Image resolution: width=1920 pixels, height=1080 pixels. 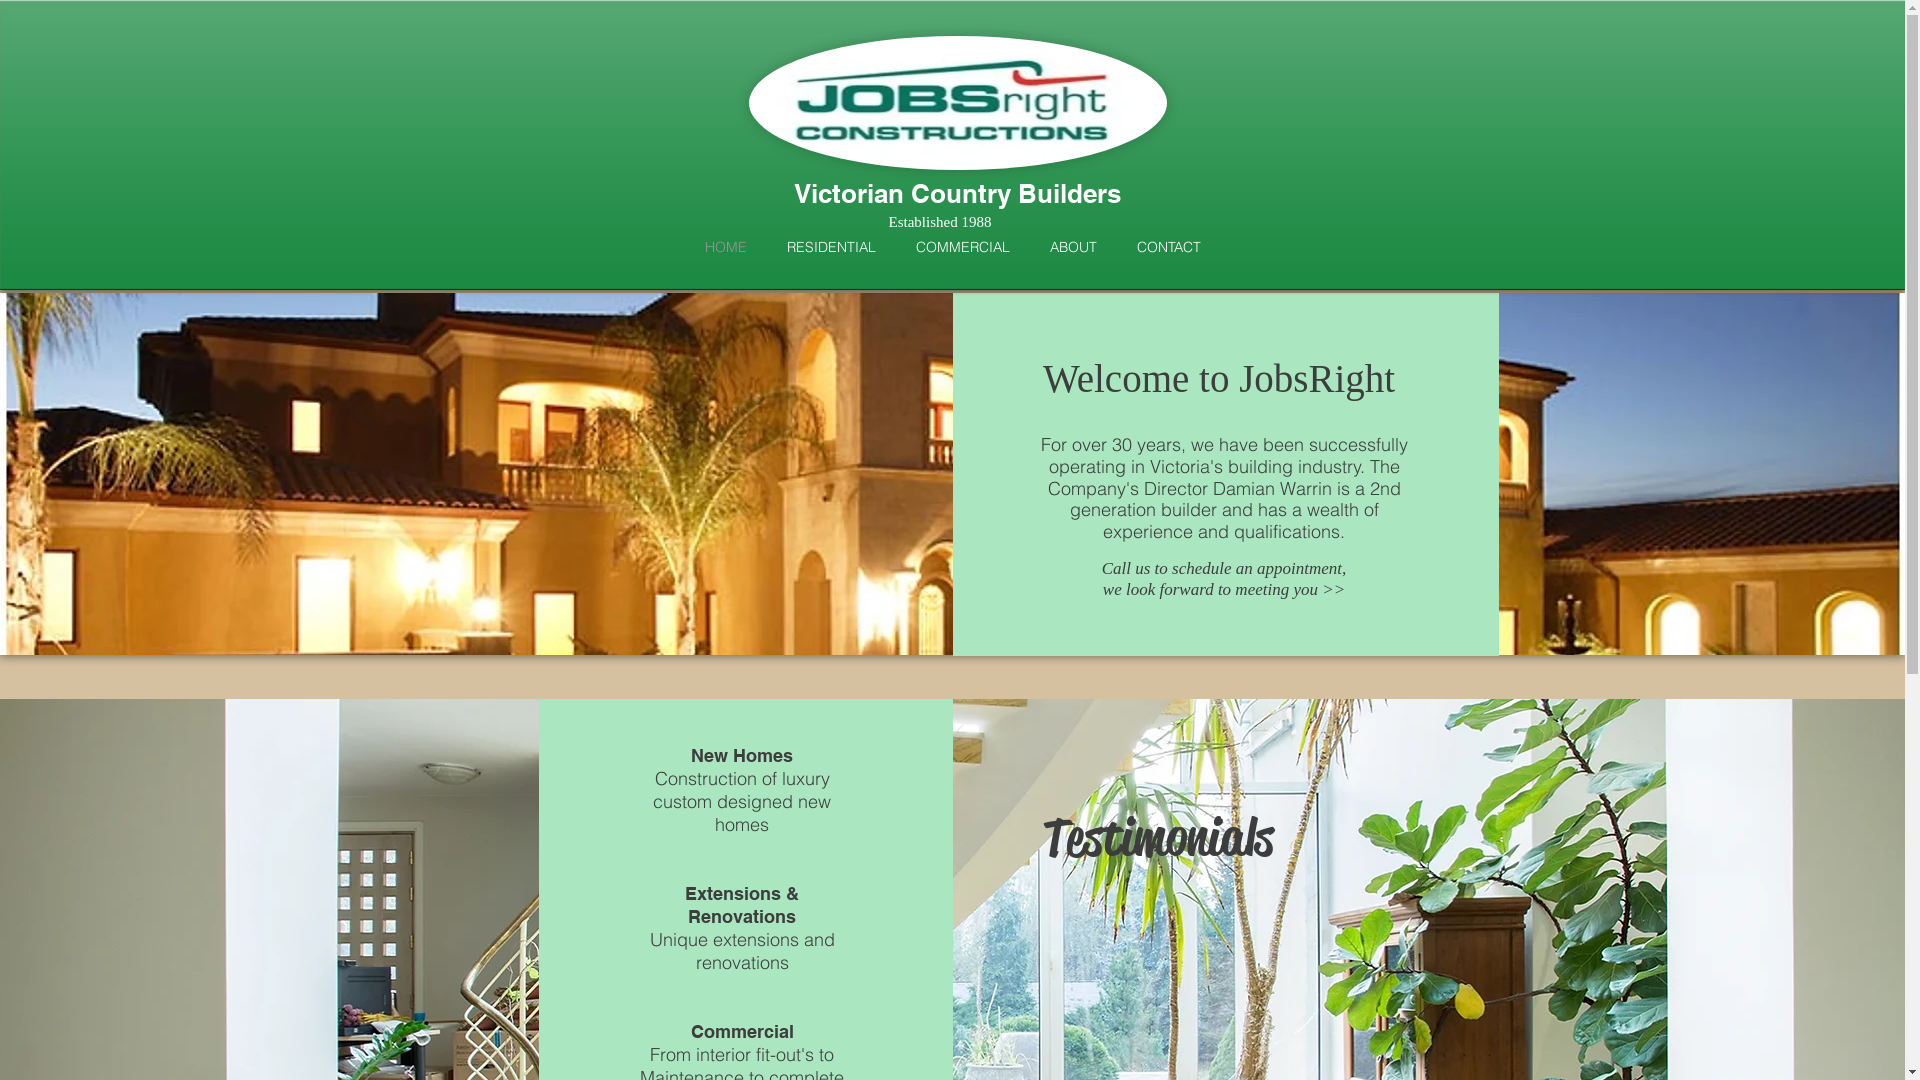 What do you see at coordinates (963, 244) in the screenshot?
I see `'COMMERCIAL'` at bounding box center [963, 244].